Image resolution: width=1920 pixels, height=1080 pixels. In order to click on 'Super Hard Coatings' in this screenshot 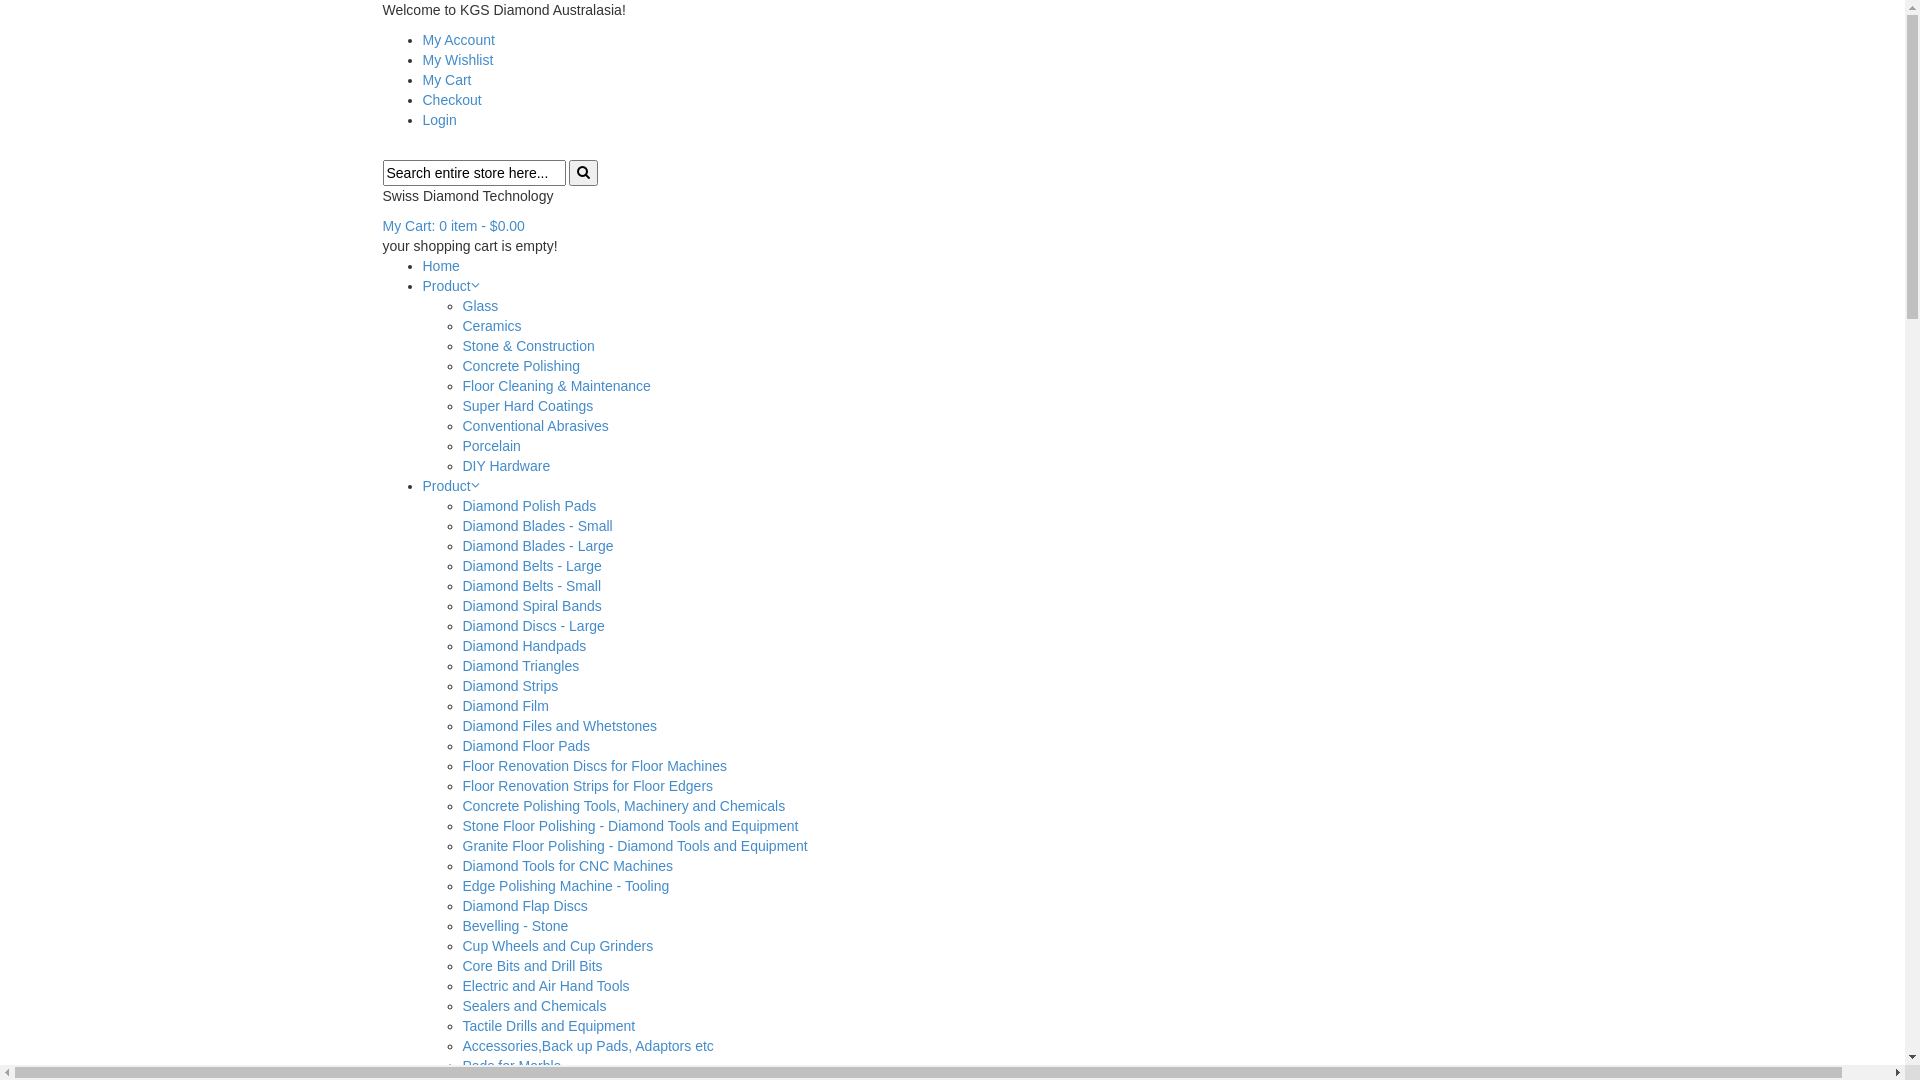, I will do `click(460, 405)`.